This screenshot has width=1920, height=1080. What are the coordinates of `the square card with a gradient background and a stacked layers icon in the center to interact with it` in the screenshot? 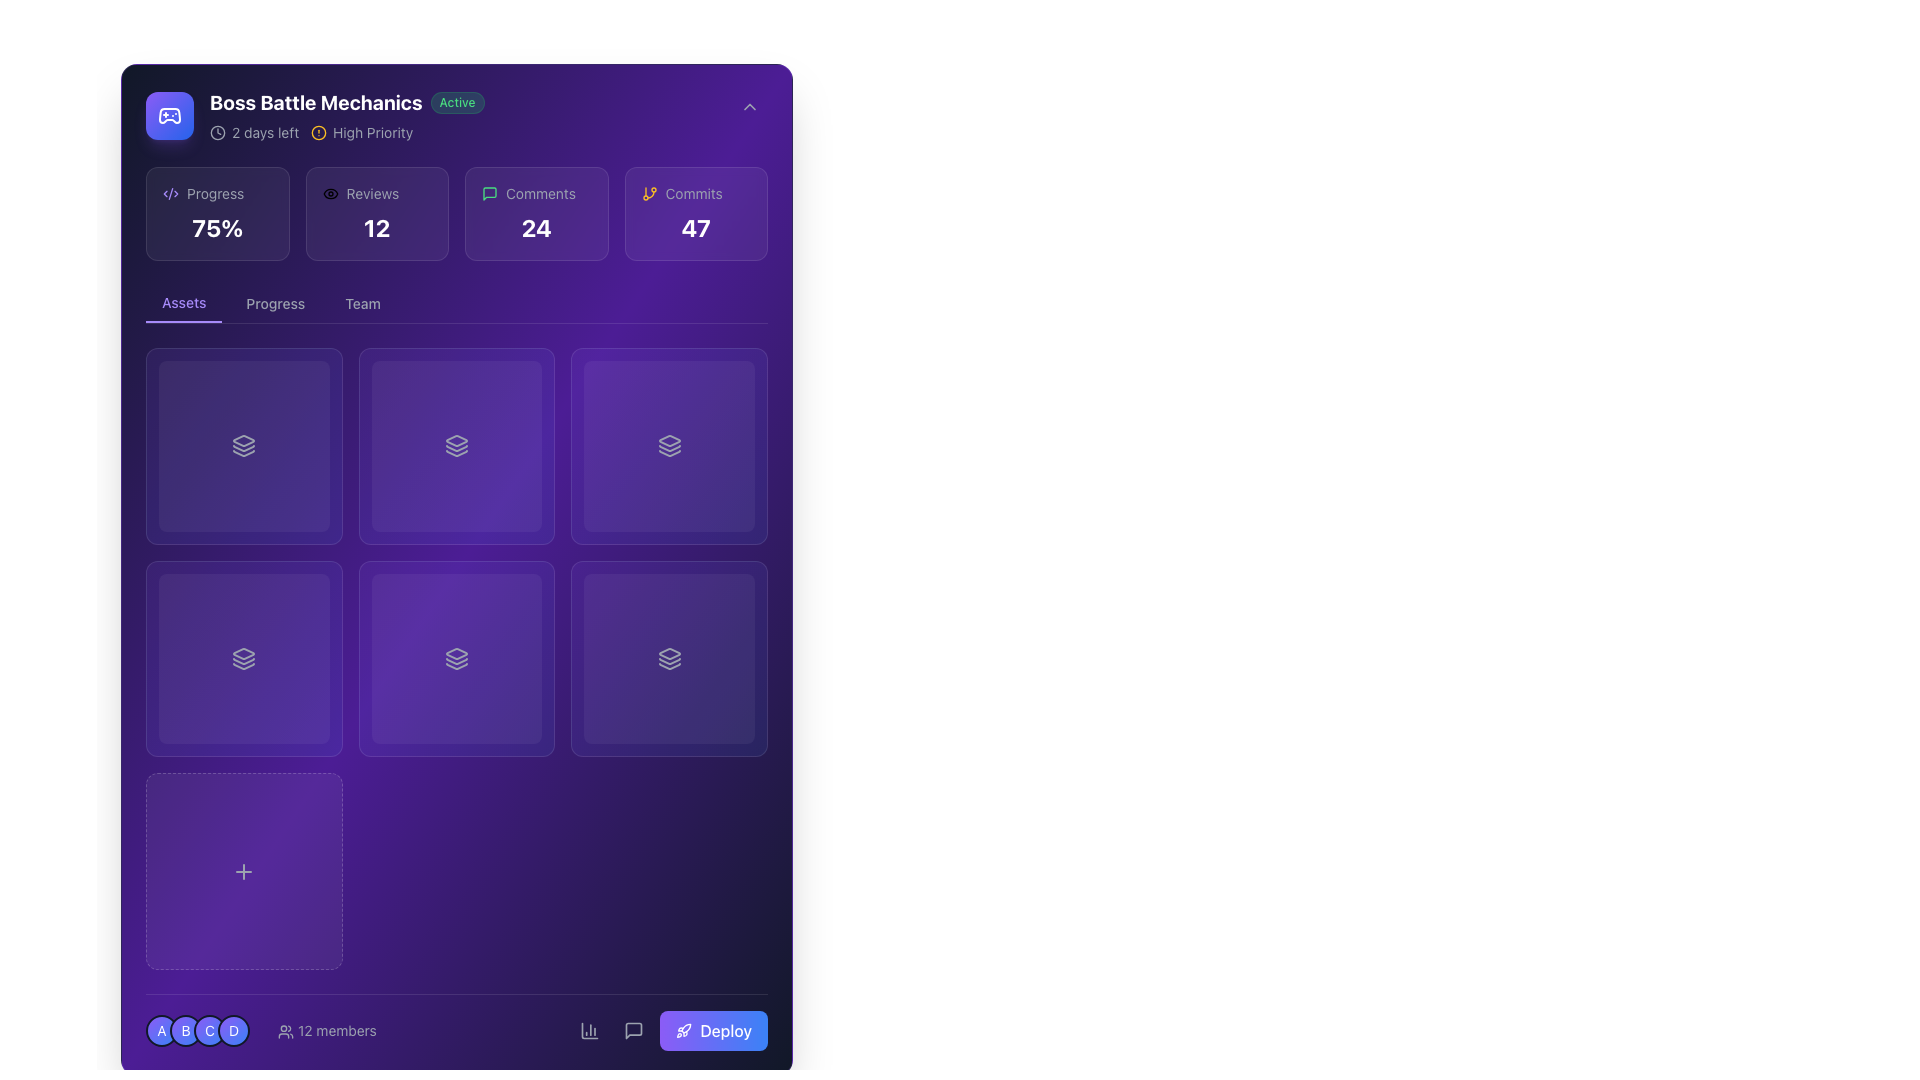 It's located at (455, 659).